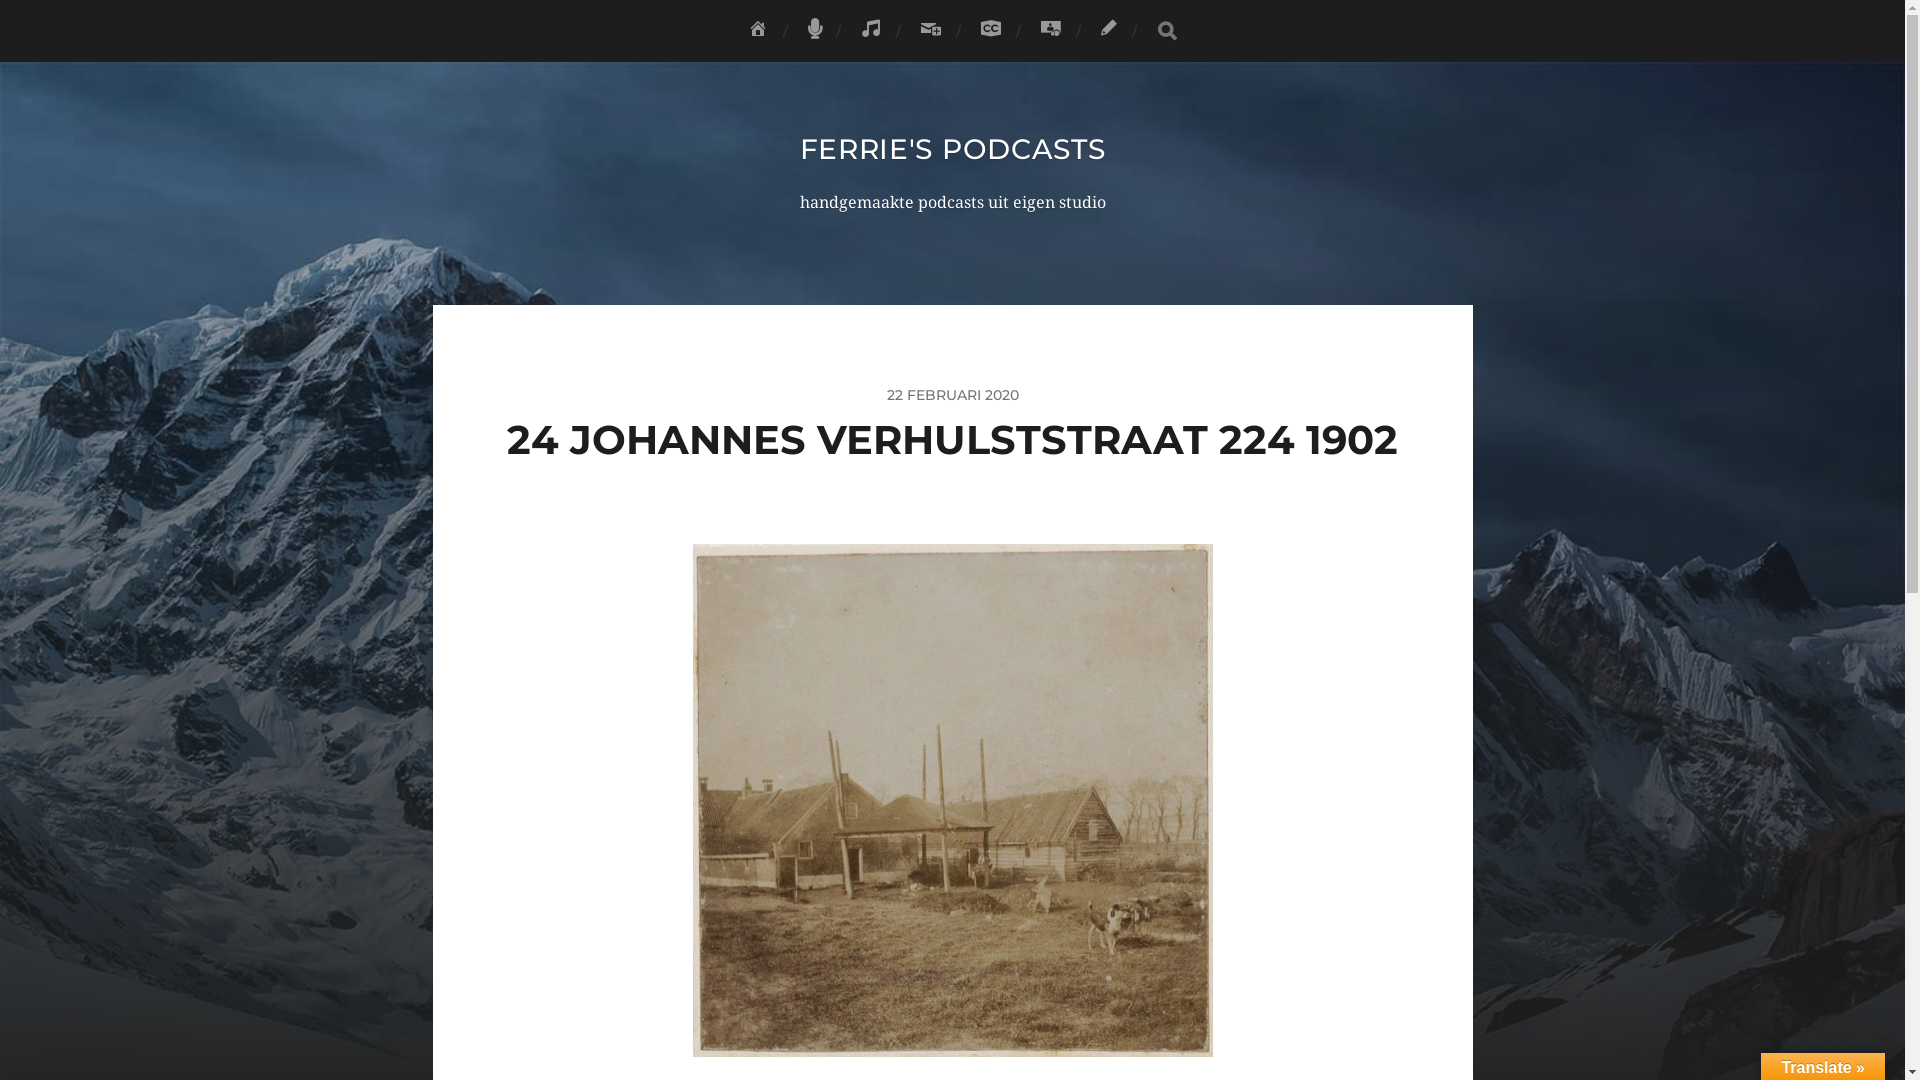 This screenshot has height=1080, width=1920. What do you see at coordinates (1107, 30) in the screenshot?
I see `'CONTACT'` at bounding box center [1107, 30].